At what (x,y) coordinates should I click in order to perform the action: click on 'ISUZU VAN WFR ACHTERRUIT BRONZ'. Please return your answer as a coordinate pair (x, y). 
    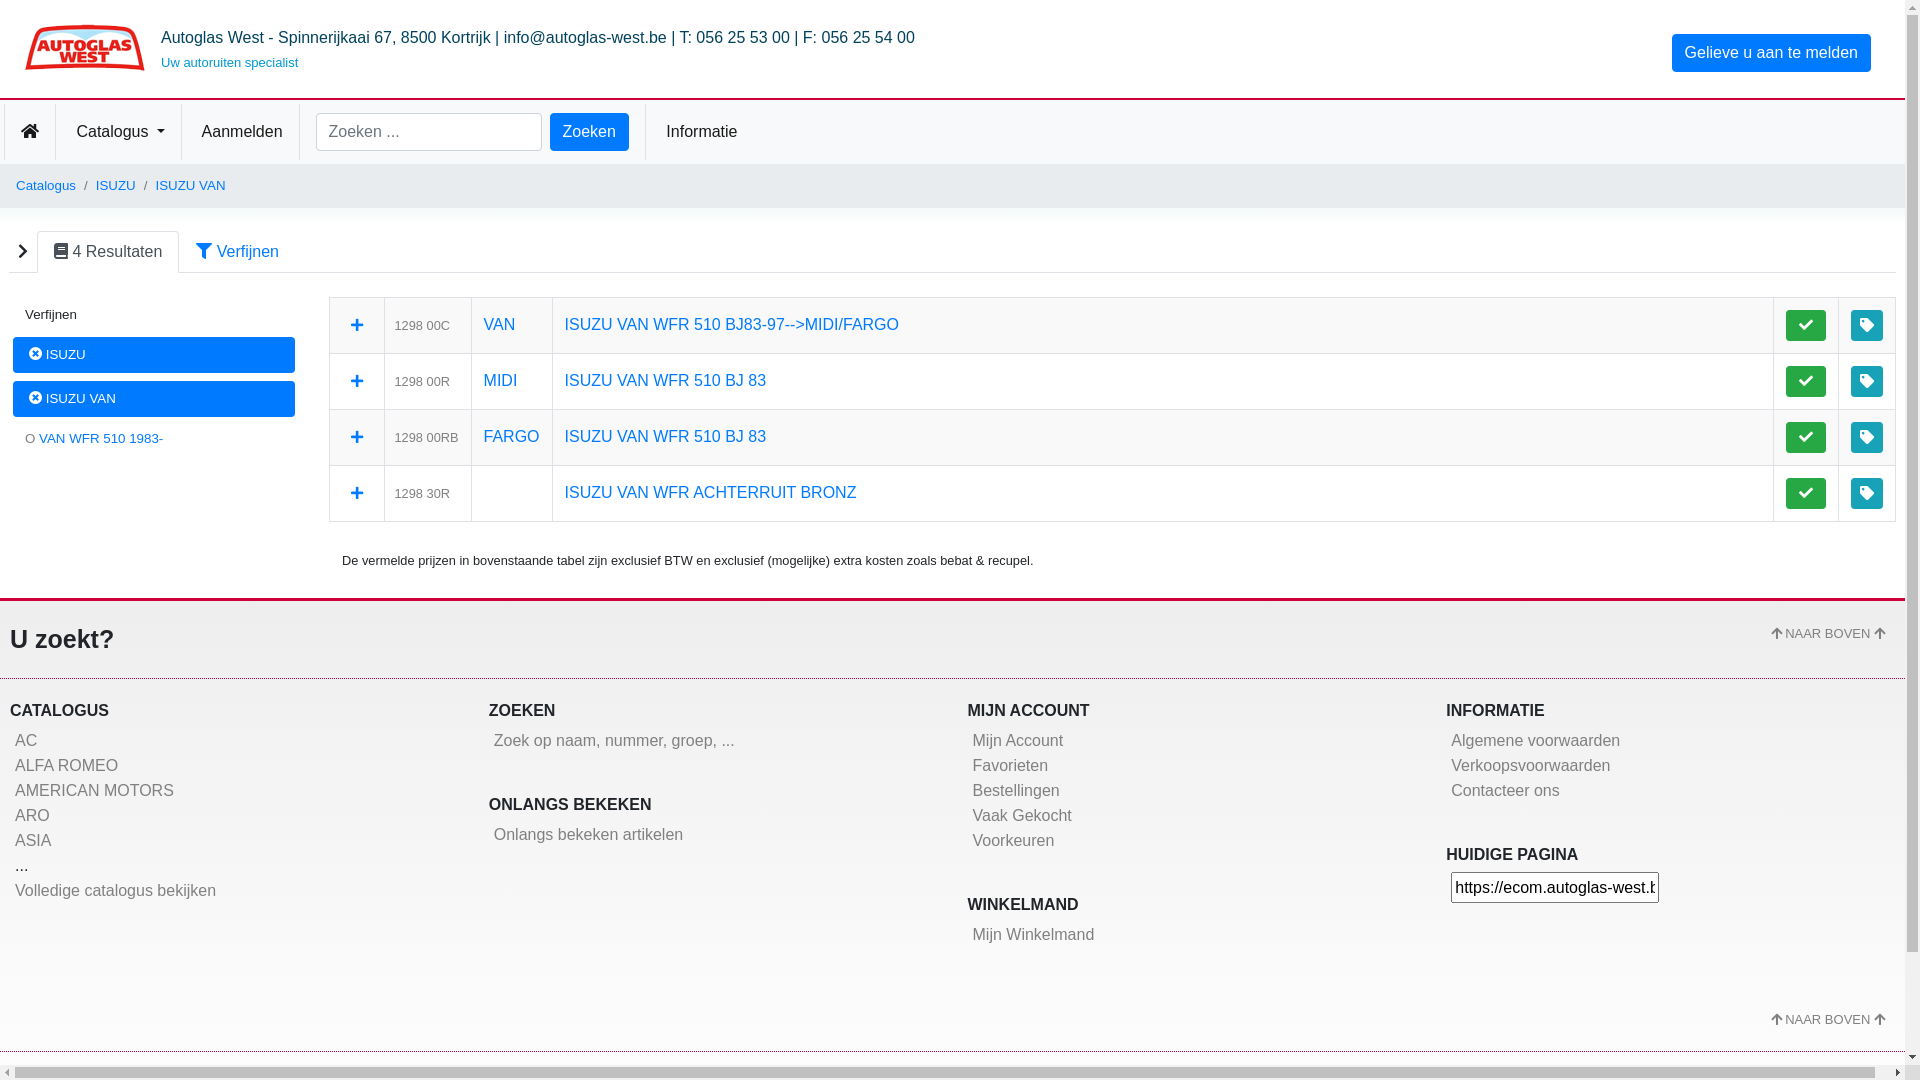
    Looking at the image, I should click on (710, 492).